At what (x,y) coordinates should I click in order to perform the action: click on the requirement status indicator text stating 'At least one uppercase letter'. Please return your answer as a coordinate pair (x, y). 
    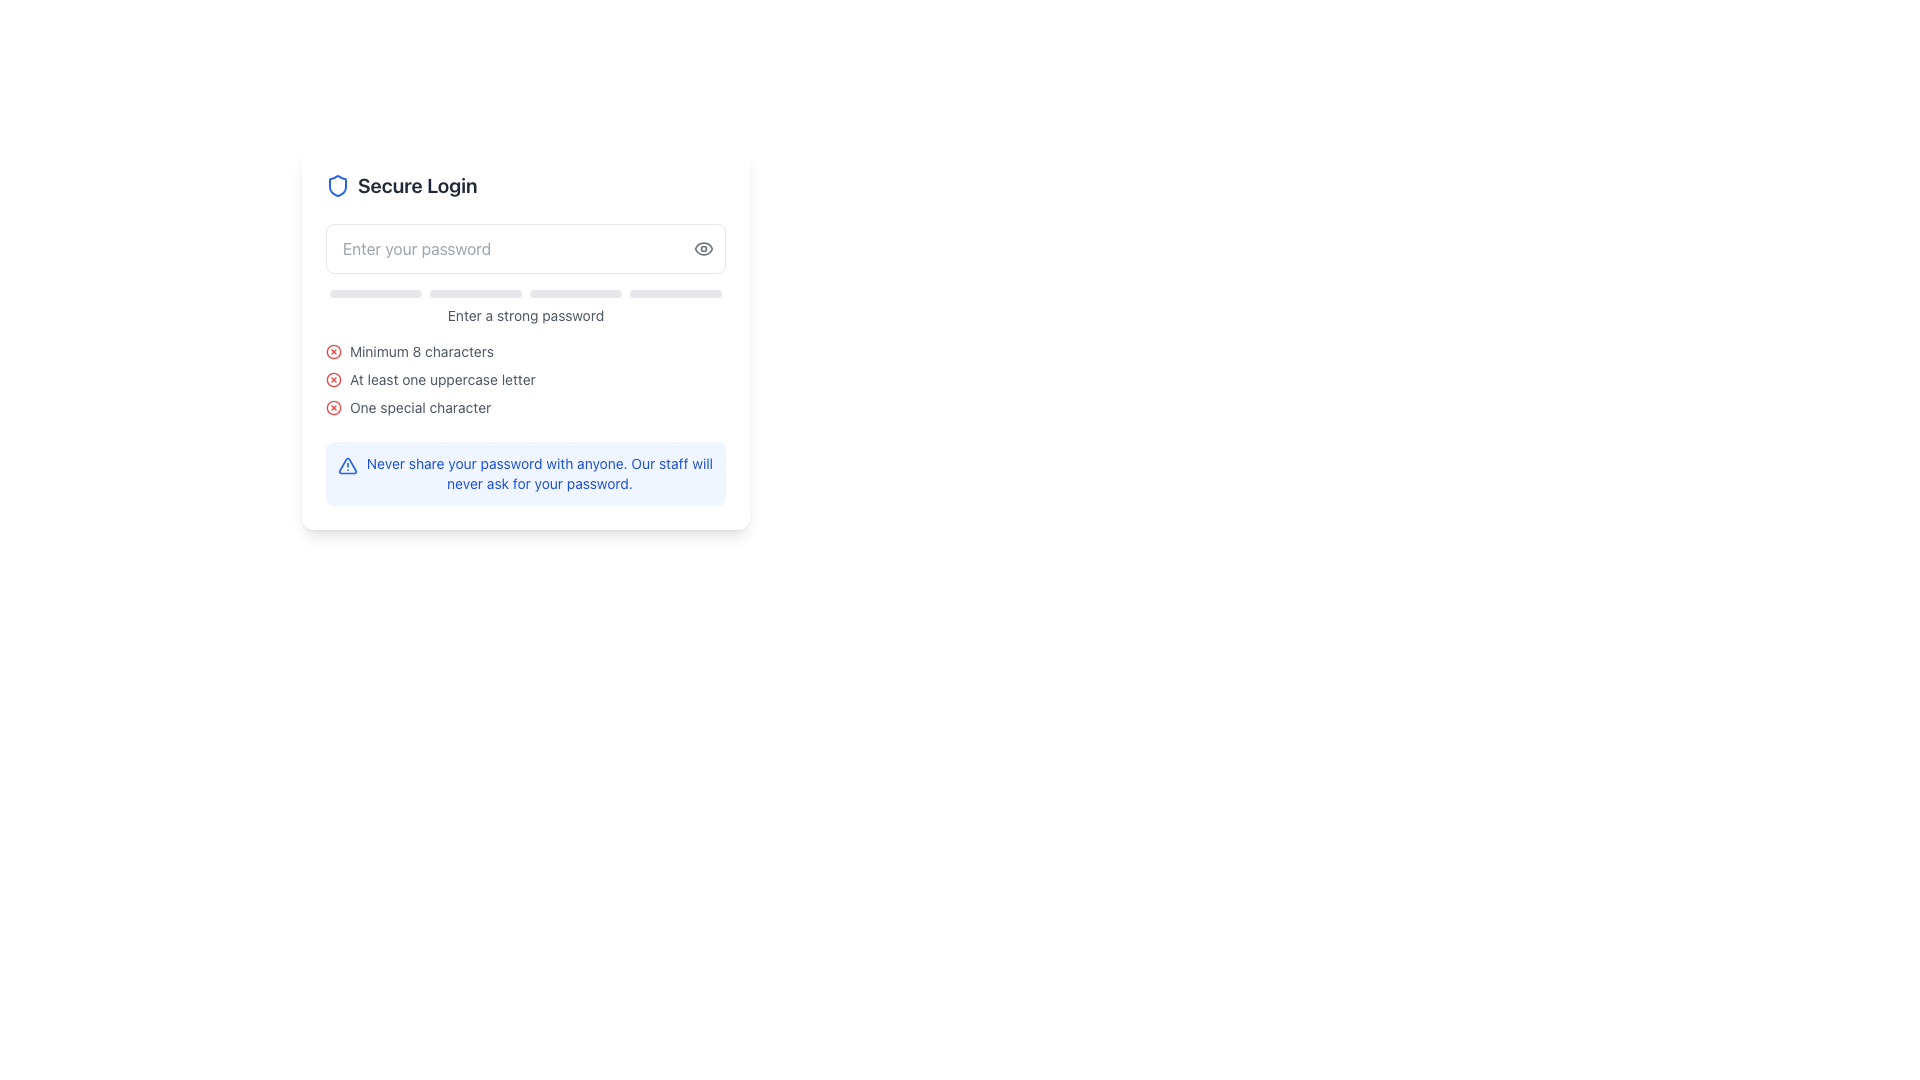
    Looking at the image, I should click on (526, 380).